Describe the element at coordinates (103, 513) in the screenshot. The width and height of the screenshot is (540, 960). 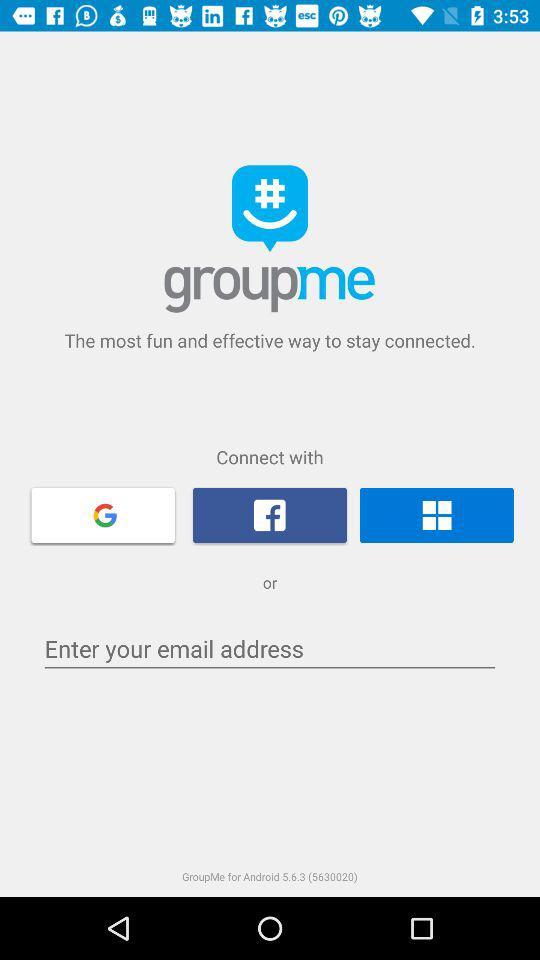
I see `the icon on the left` at that location.